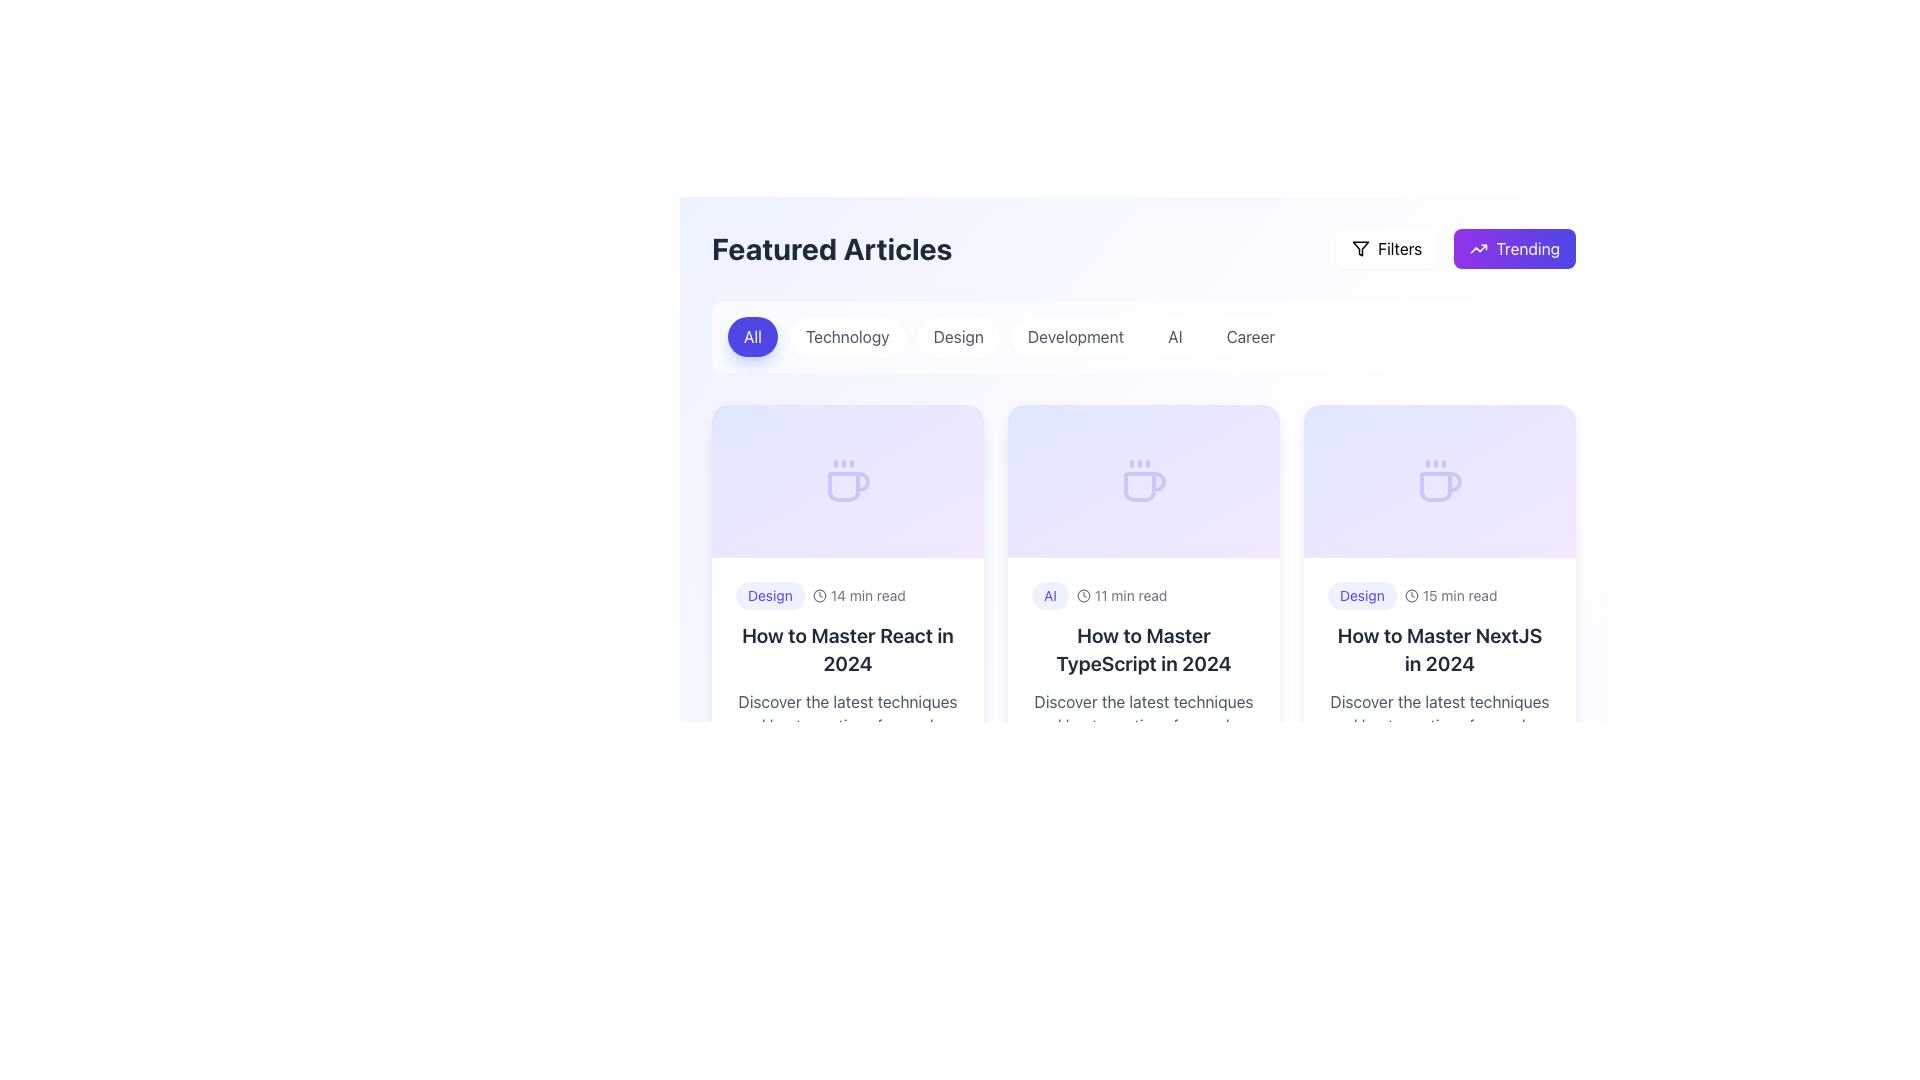 This screenshot has width=1920, height=1080. What do you see at coordinates (859, 595) in the screenshot?
I see `the text element displaying '14 min read' with the adjacent clock icon, located below the 'Design' label in the article card layout, to potentially reveal a tooltip` at bounding box center [859, 595].